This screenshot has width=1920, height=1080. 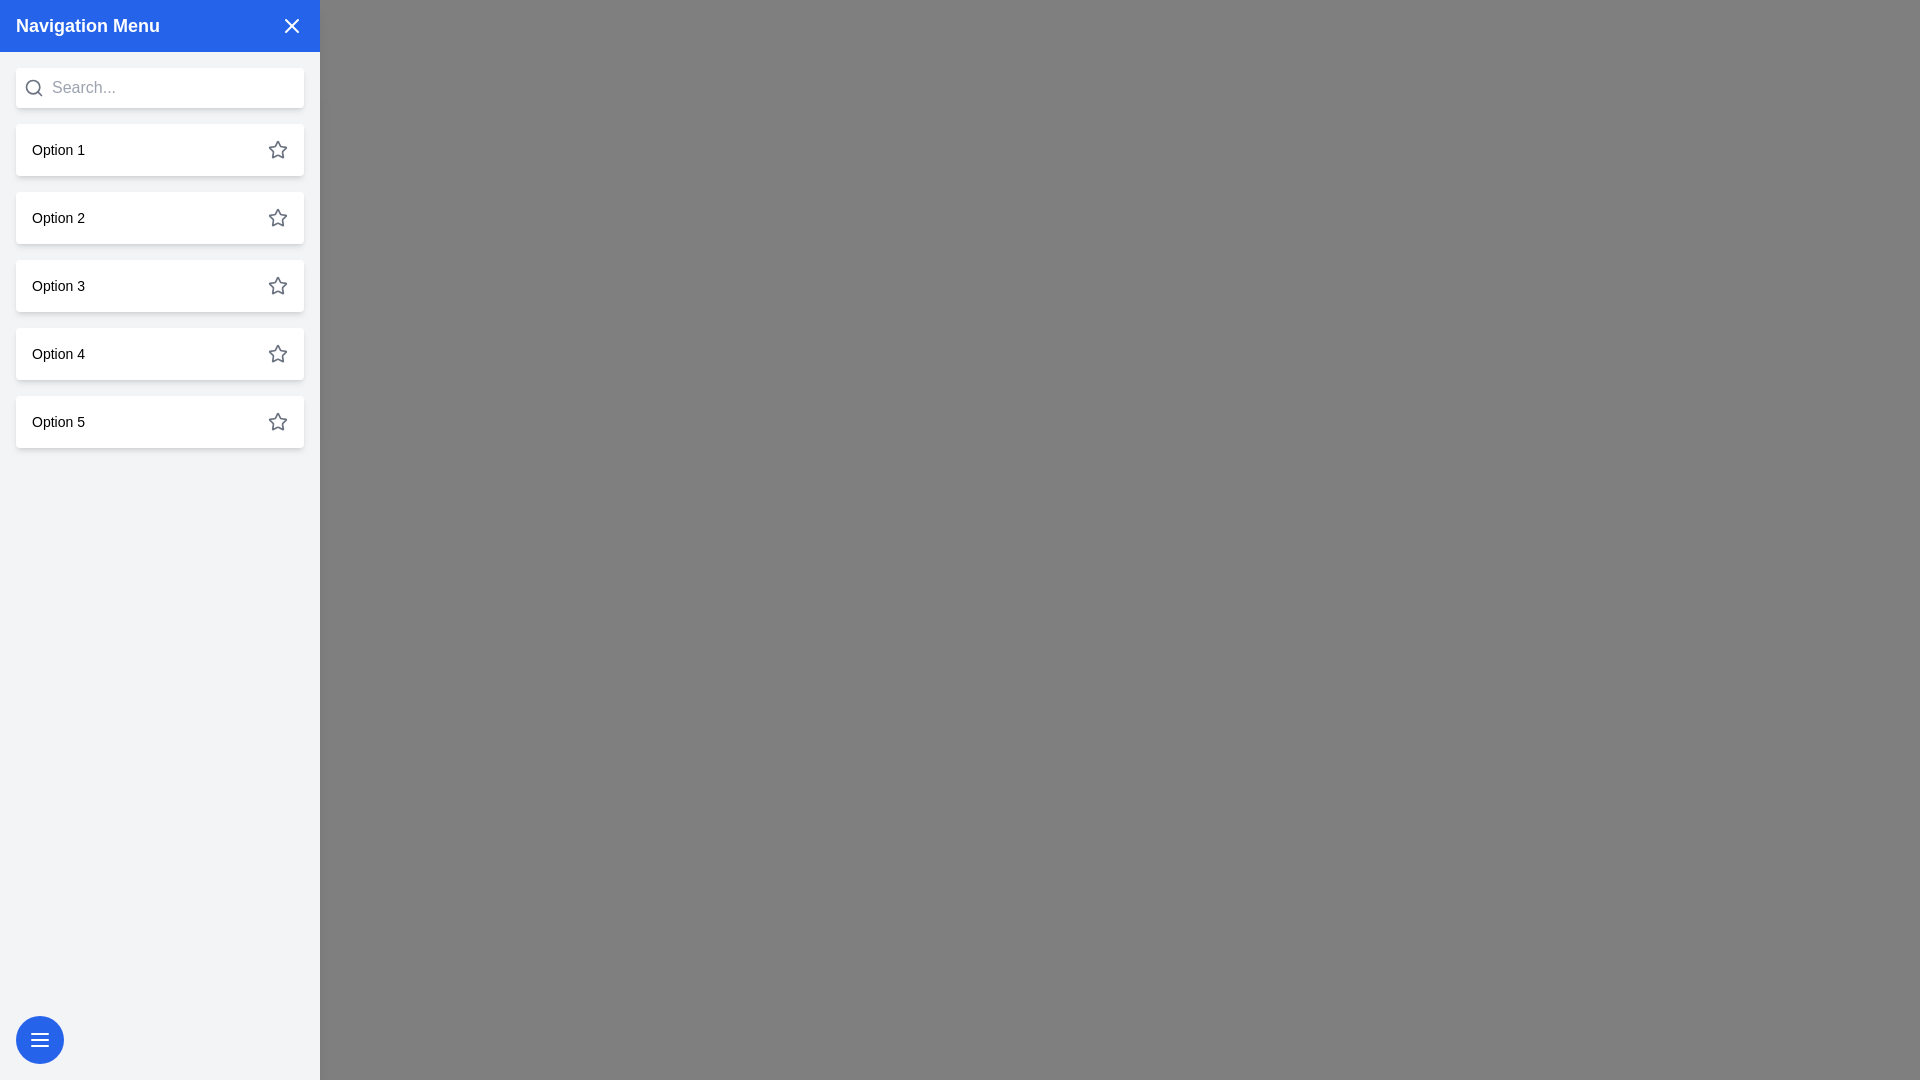 I want to click on the star-shaped icon with a gray outline located to the right of the text 'Option 1' in the first list item of the vertical navigation menu, so click(x=277, y=149).